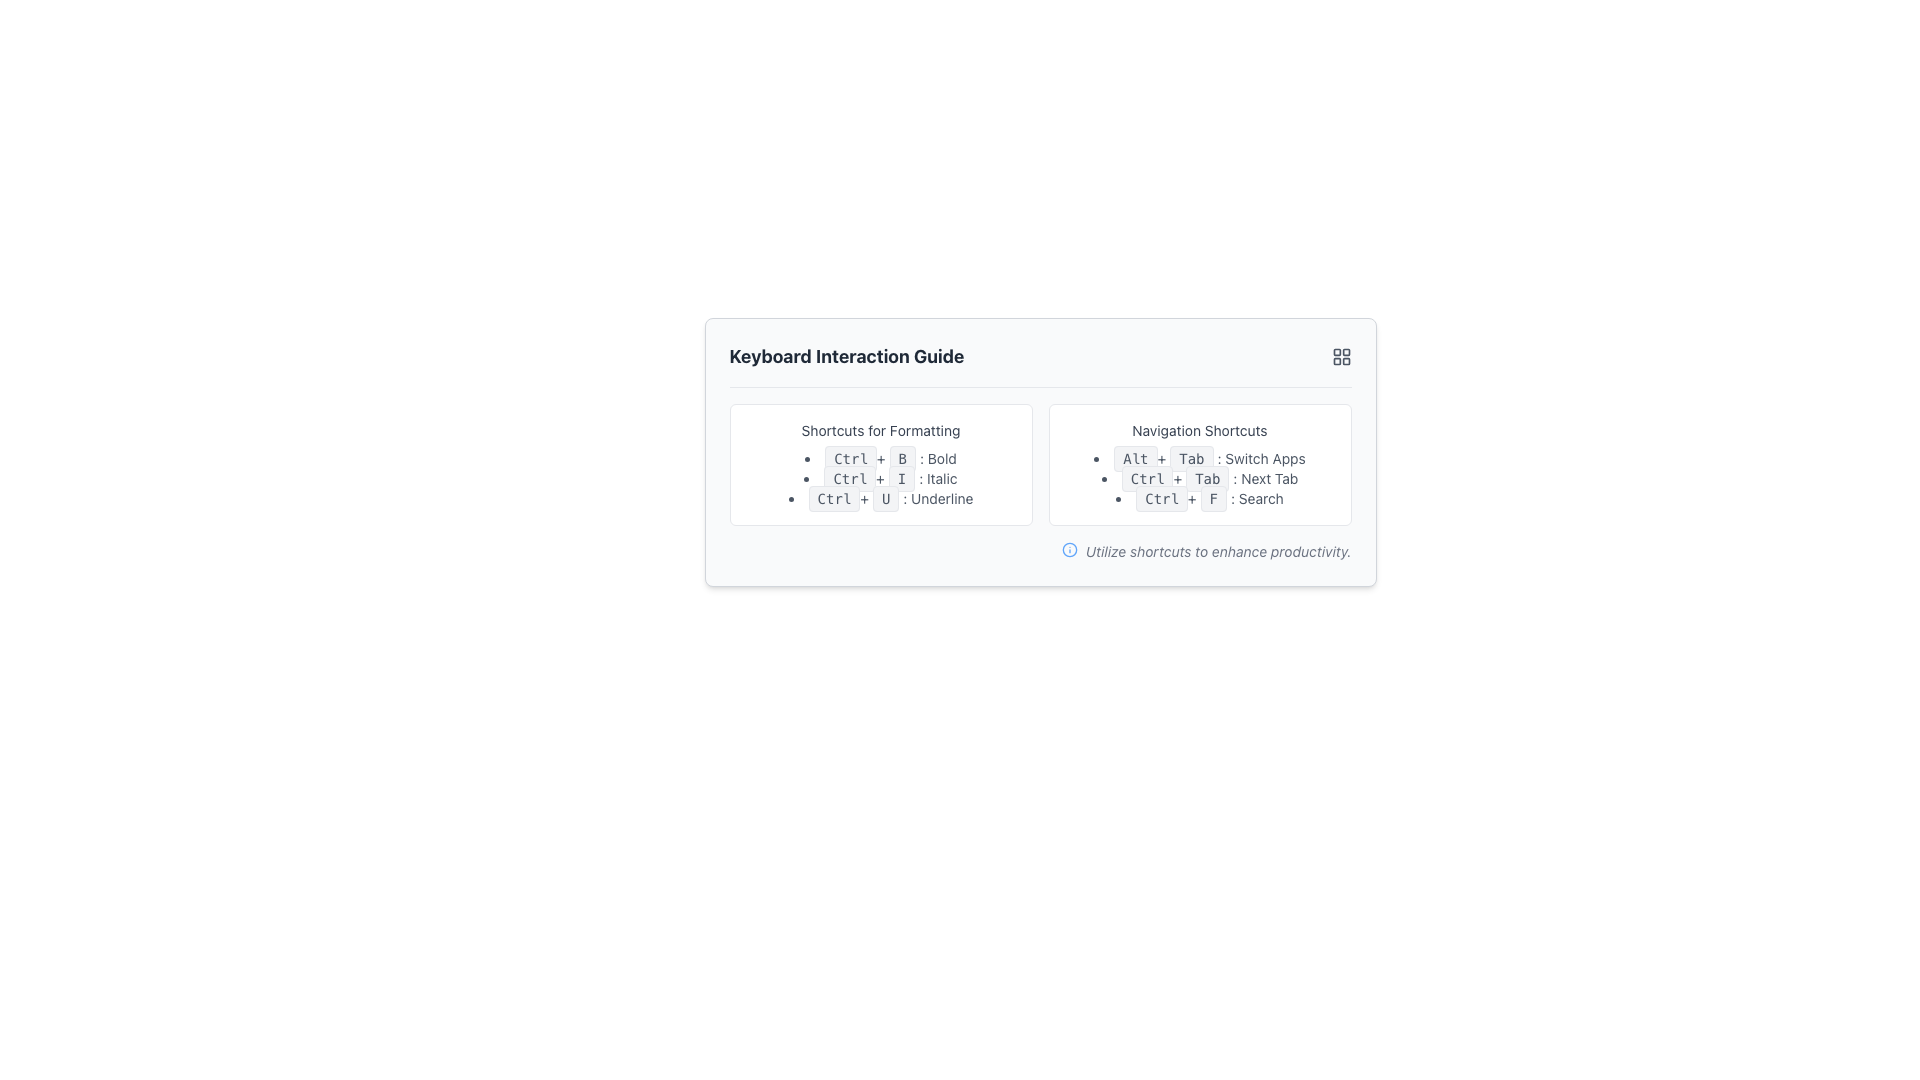 This screenshot has height=1080, width=1920. I want to click on the non-interactive label representing the 'Ctrl' key, which is part of the 'Navigation Shortcuts' section, indicating its role in the keyboard shortcut 'Ctrl+Tab: Next Tab', so click(1147, 478).